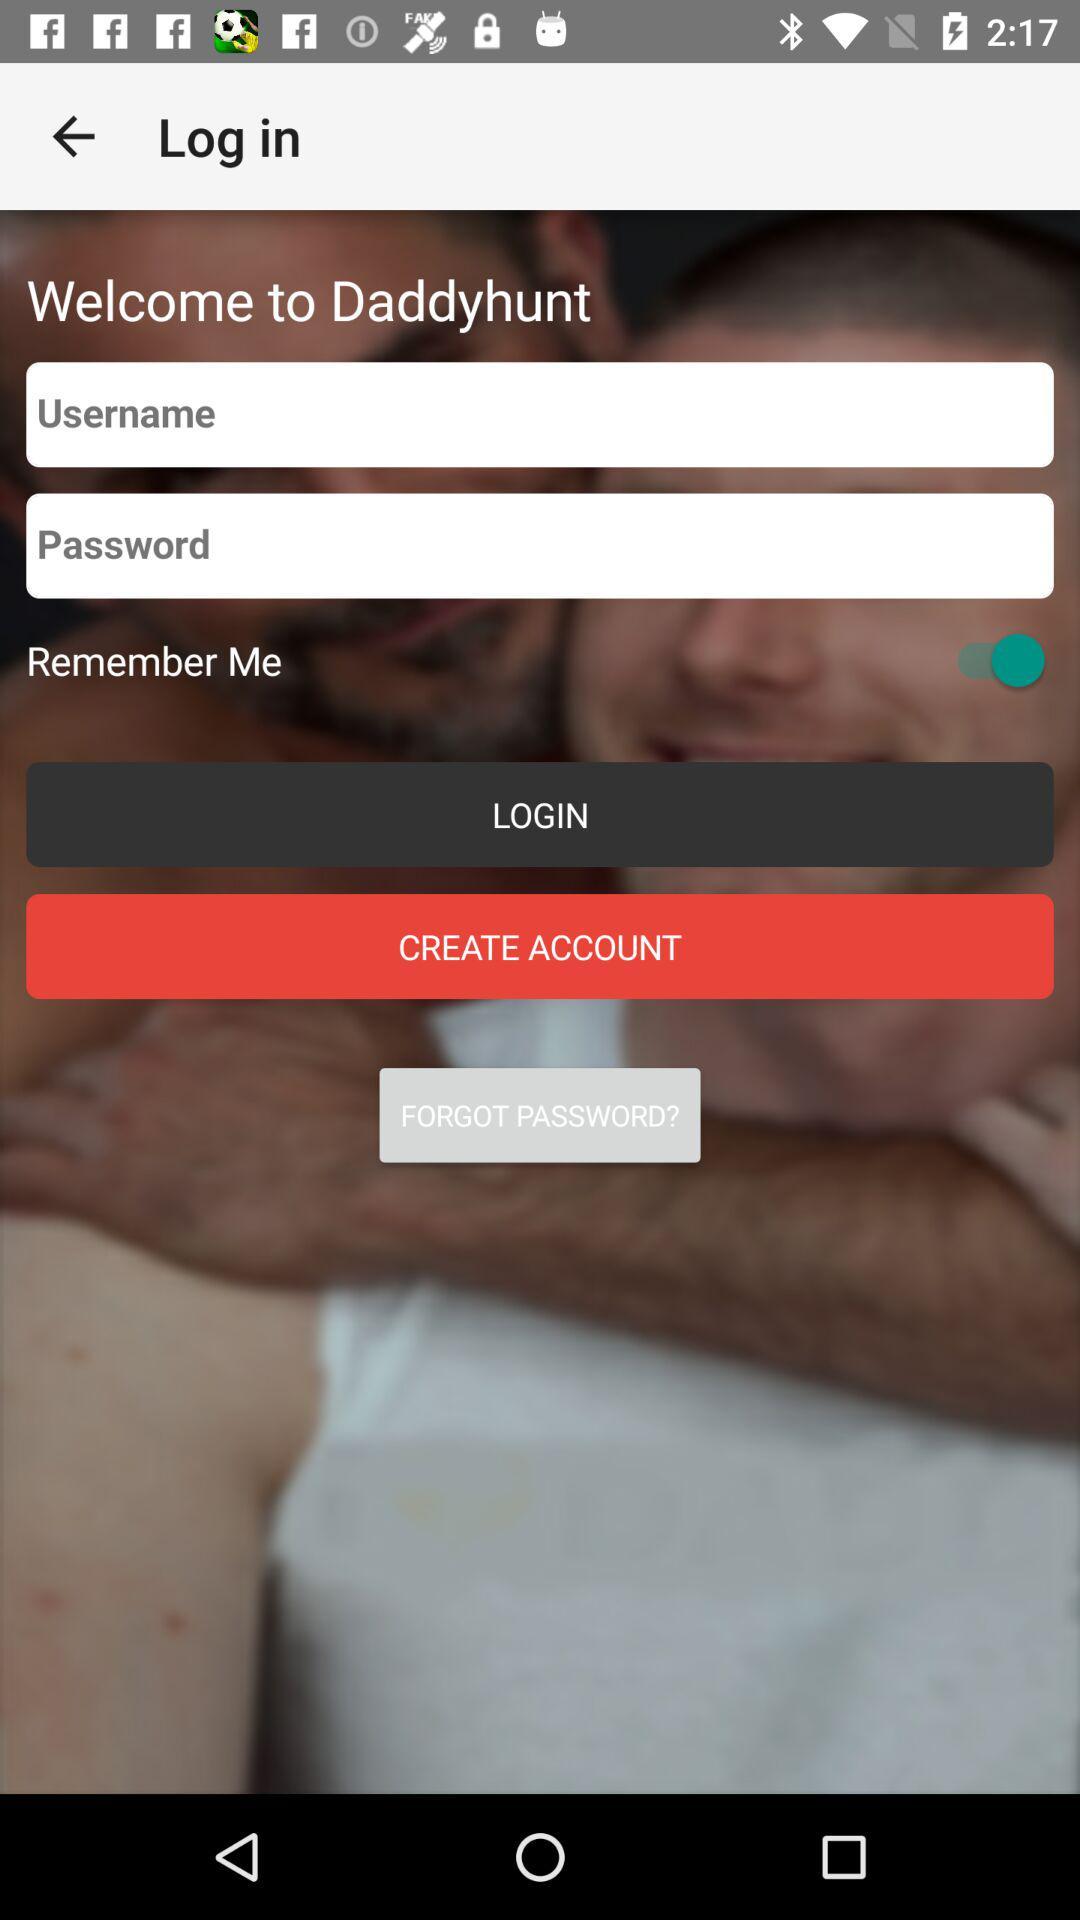  I want to click on password, so click(540, 546).